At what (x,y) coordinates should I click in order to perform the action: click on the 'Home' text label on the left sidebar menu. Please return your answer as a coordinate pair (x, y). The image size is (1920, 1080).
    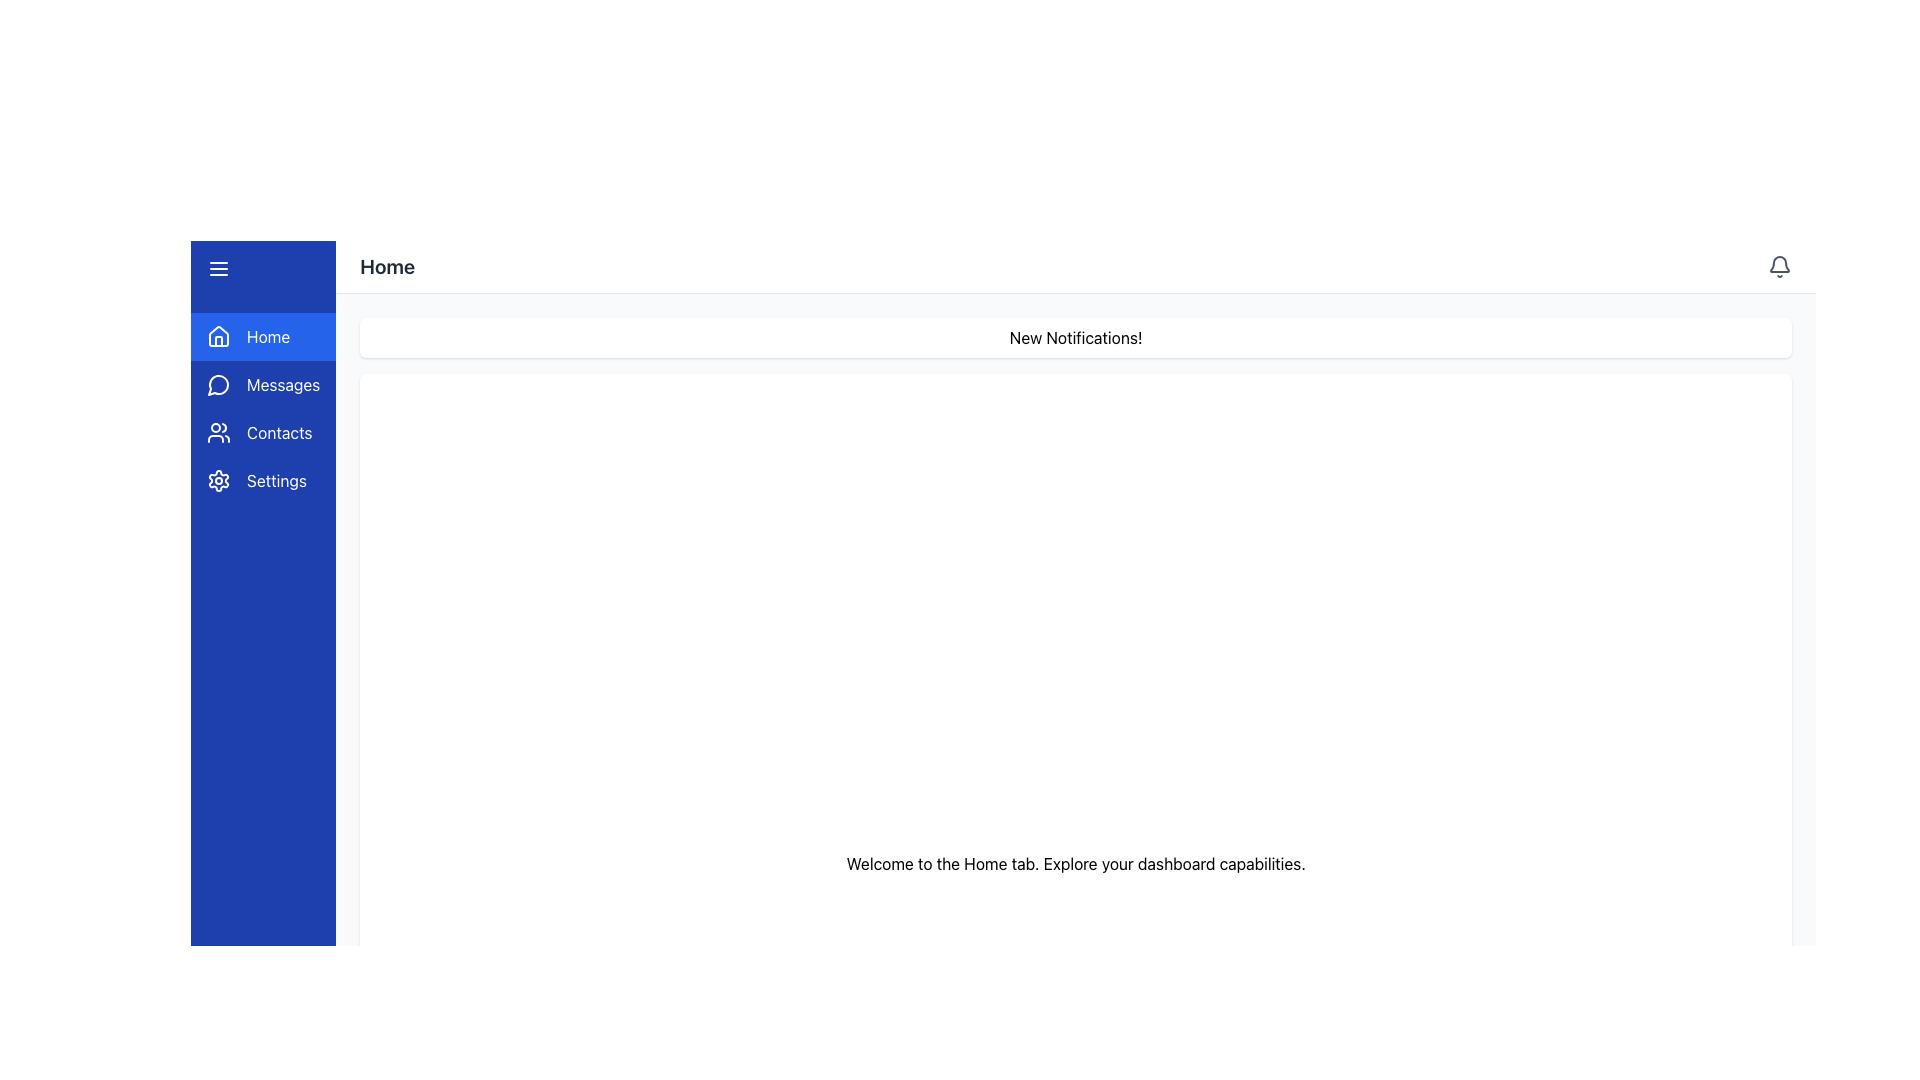
    Looking at the image, I should click on (267, 335).